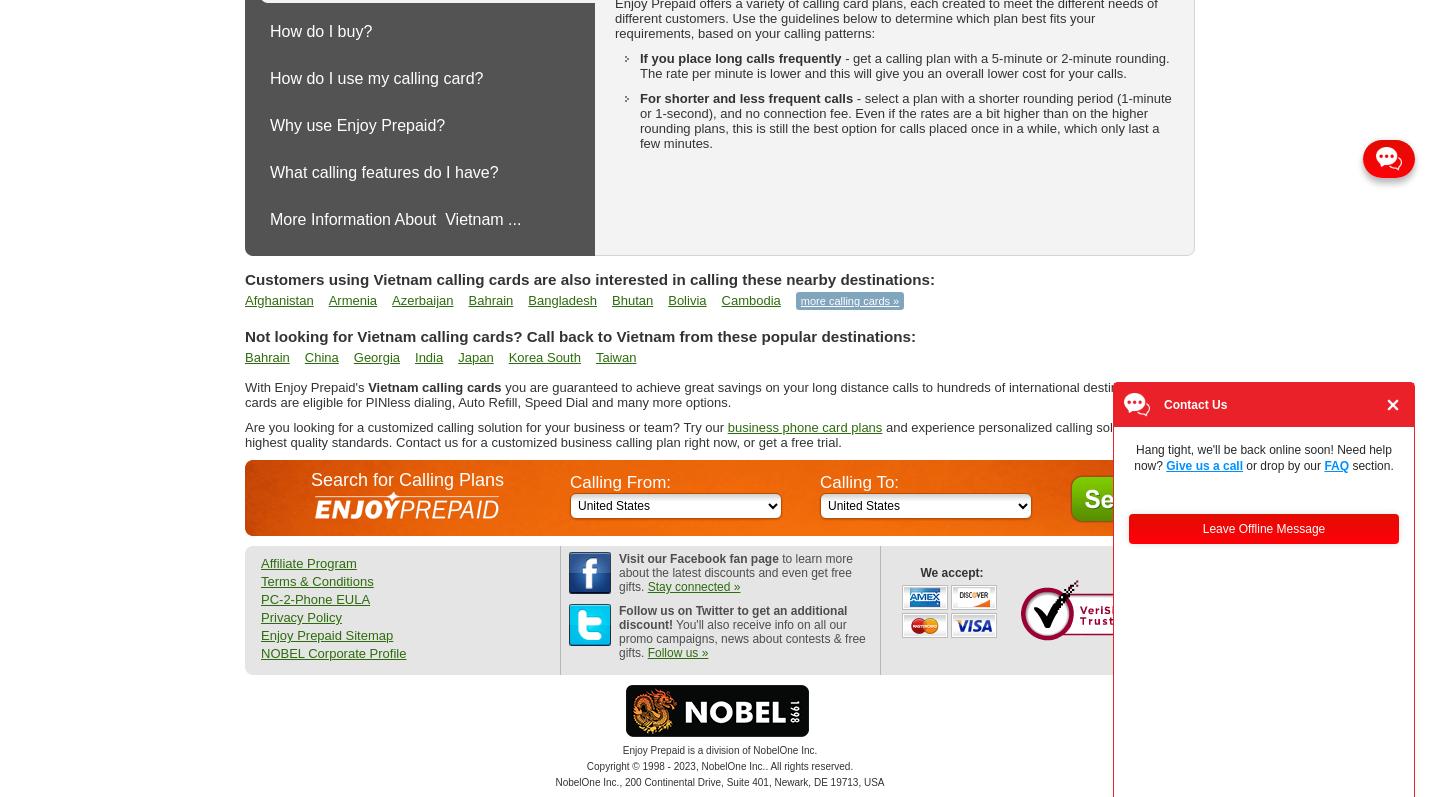 The image size is (1440, 797). I want to click on 'Vietnam calling cards', so click(367, 386).